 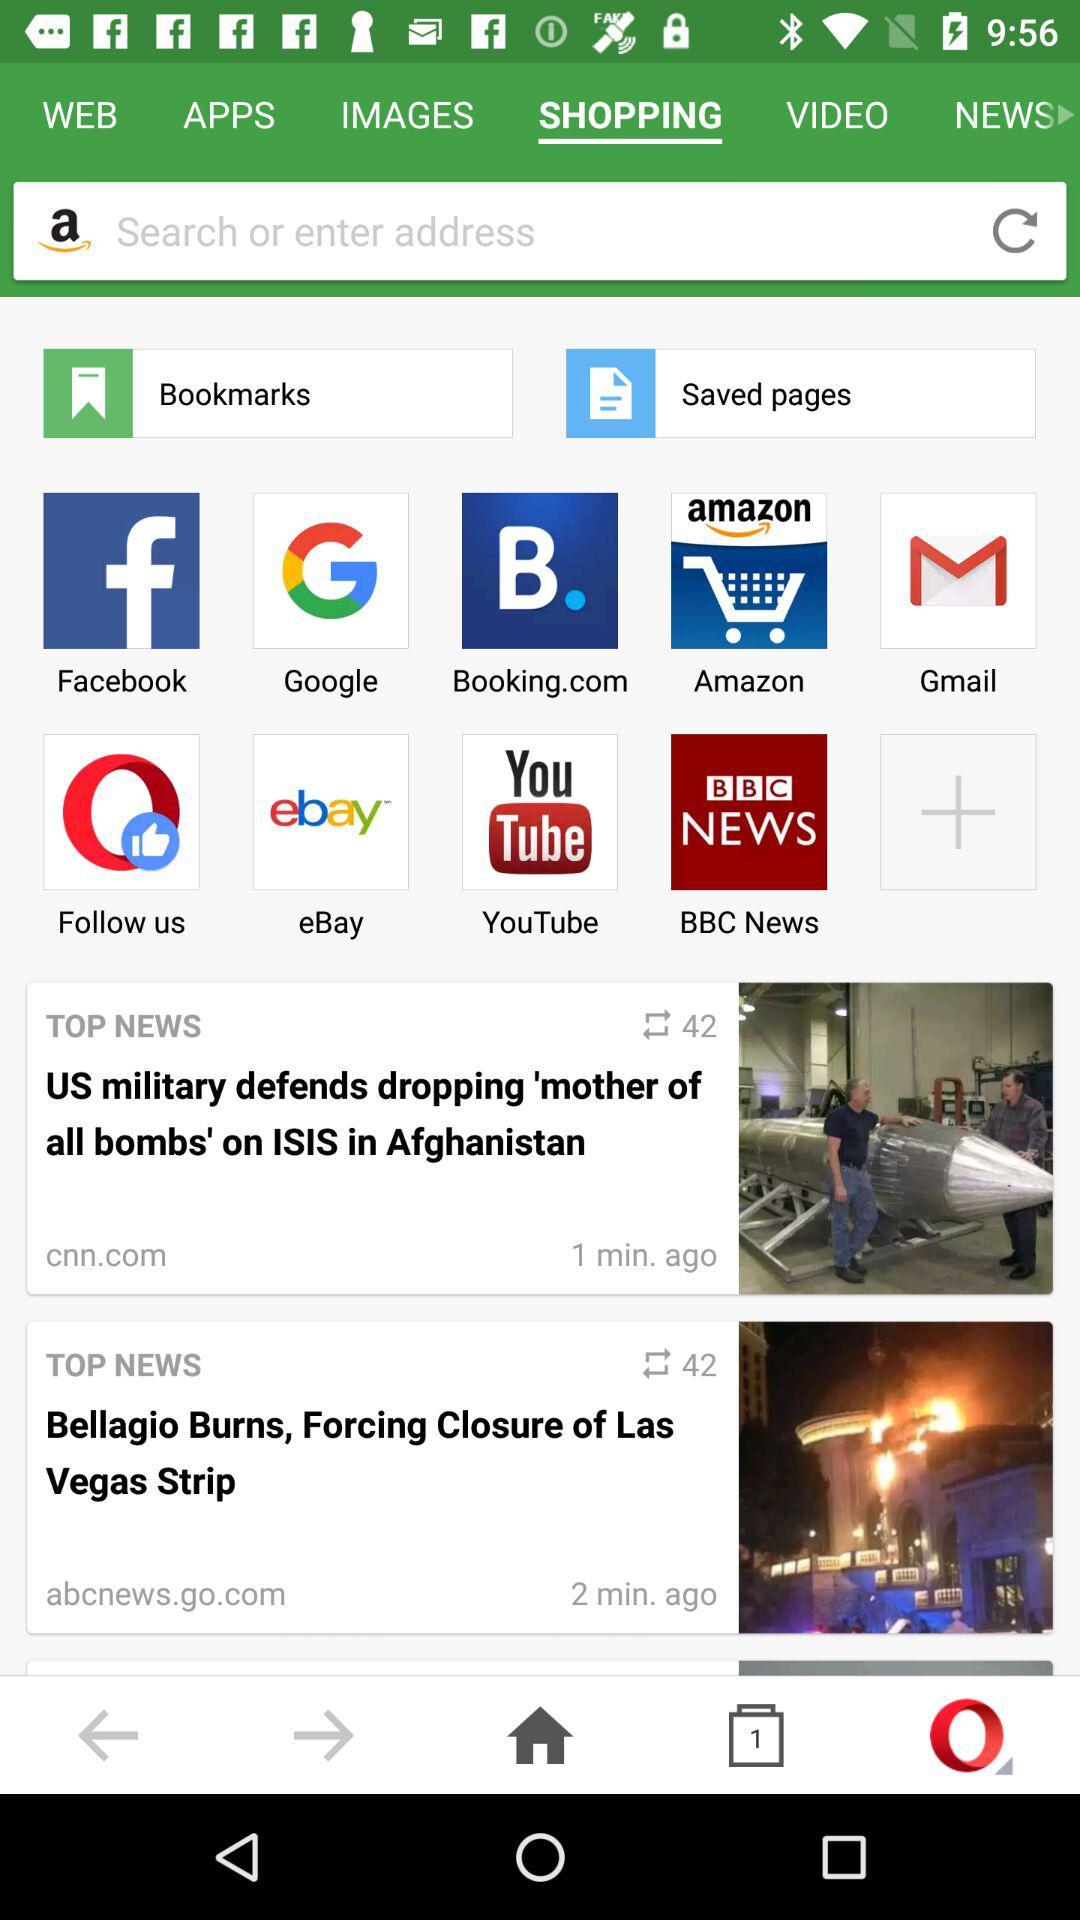 What do you see at coordinates (63, 230) in the screenshot?
I see `the item next to the apps item` at bounding box center [63, 230].